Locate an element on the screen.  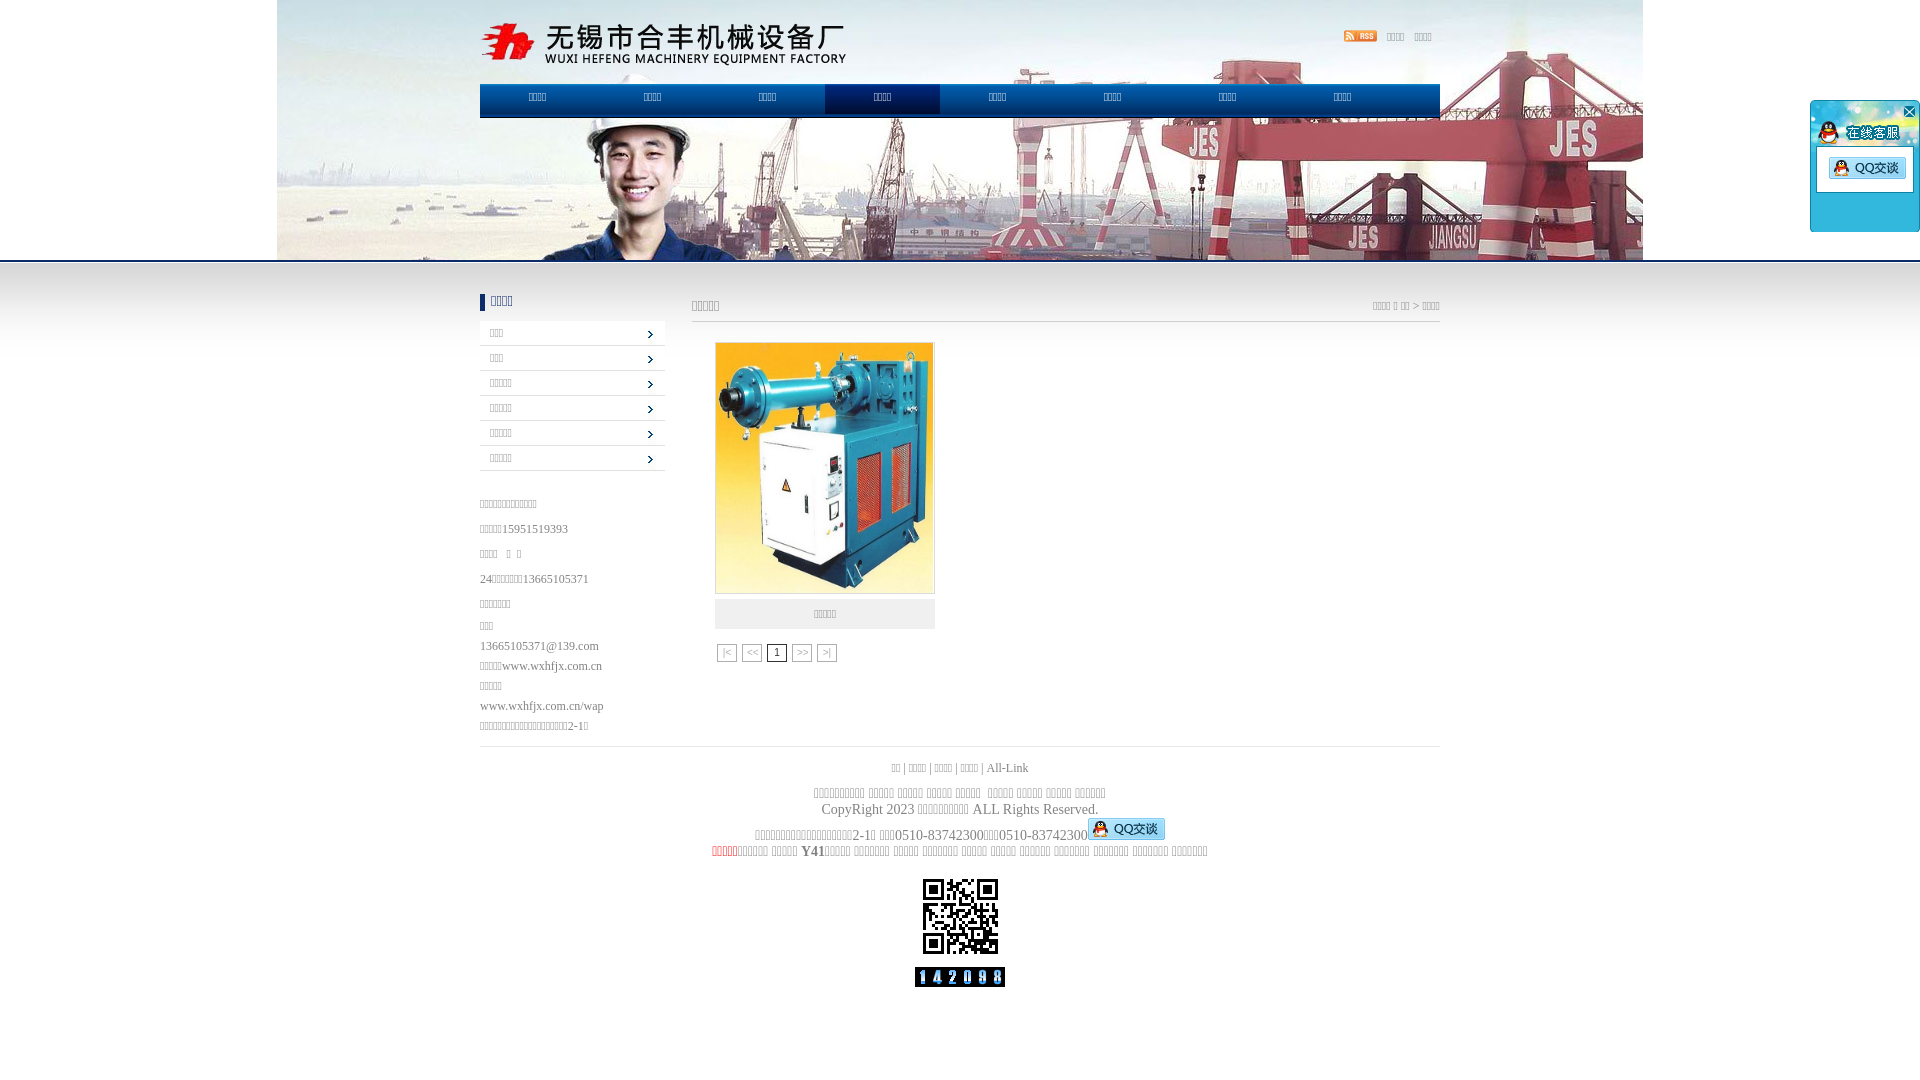
'www.wxhfjx.com.cn' is located at coordinates (502, 666).